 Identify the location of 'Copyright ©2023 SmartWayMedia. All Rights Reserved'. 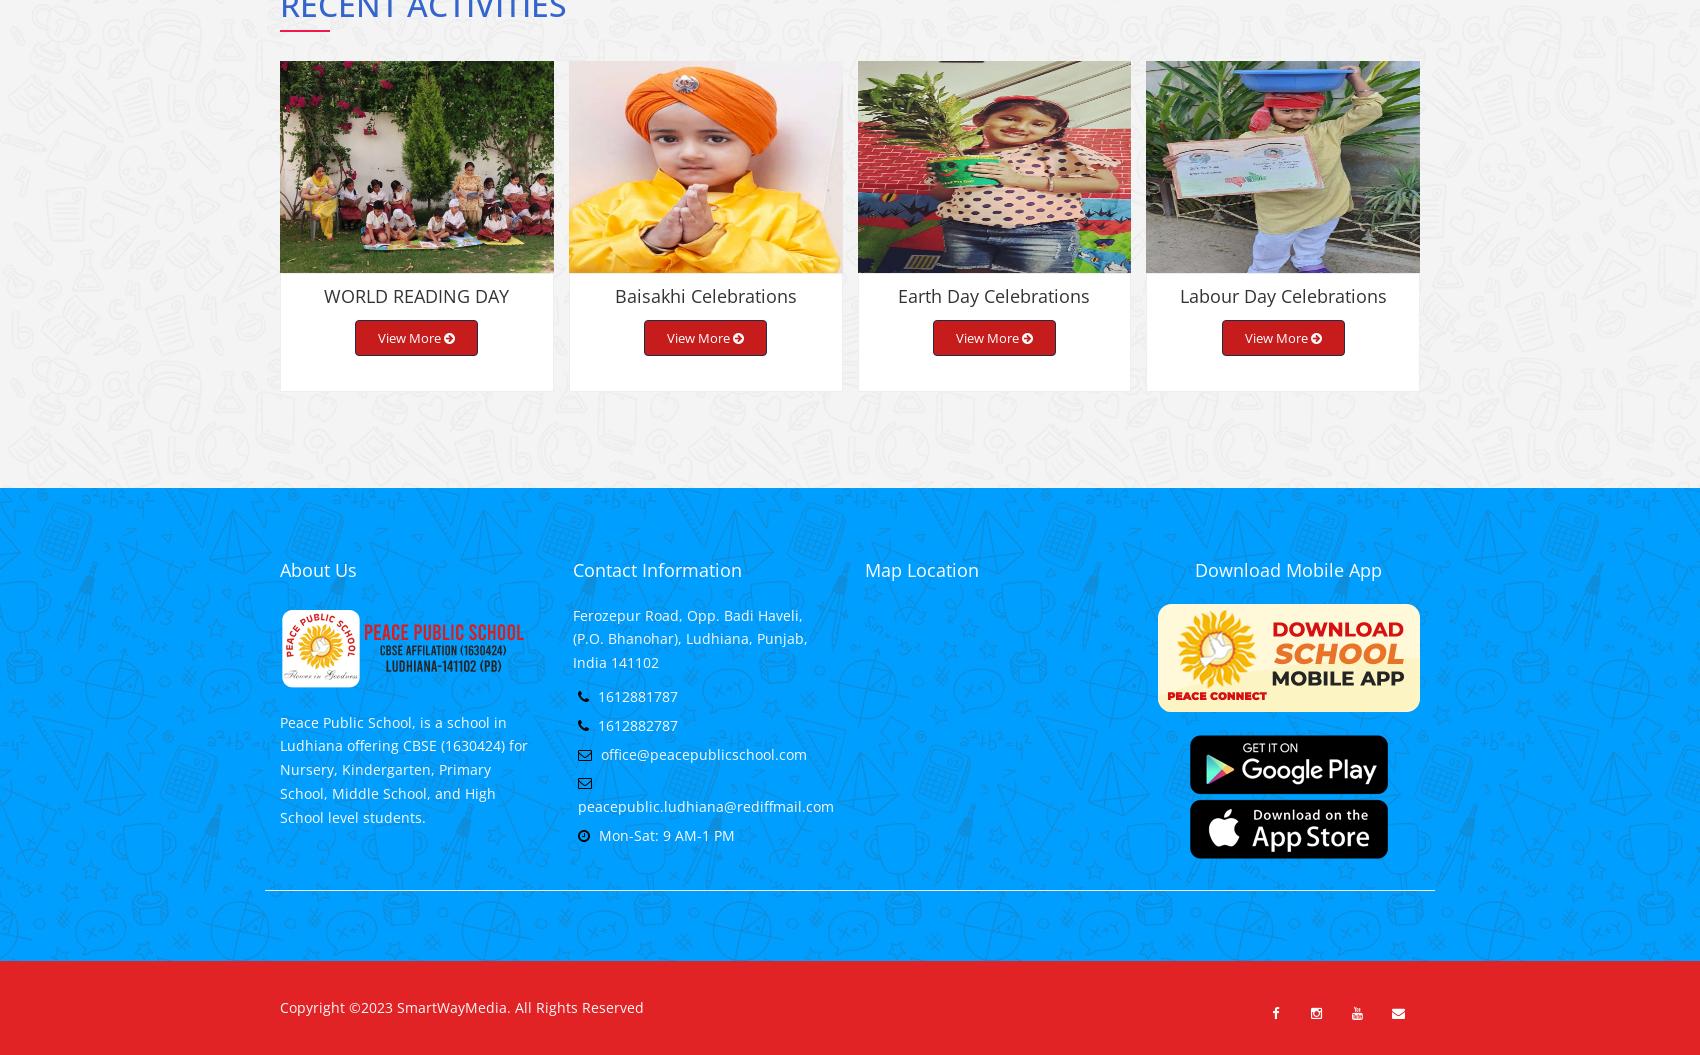
(462, 1023).